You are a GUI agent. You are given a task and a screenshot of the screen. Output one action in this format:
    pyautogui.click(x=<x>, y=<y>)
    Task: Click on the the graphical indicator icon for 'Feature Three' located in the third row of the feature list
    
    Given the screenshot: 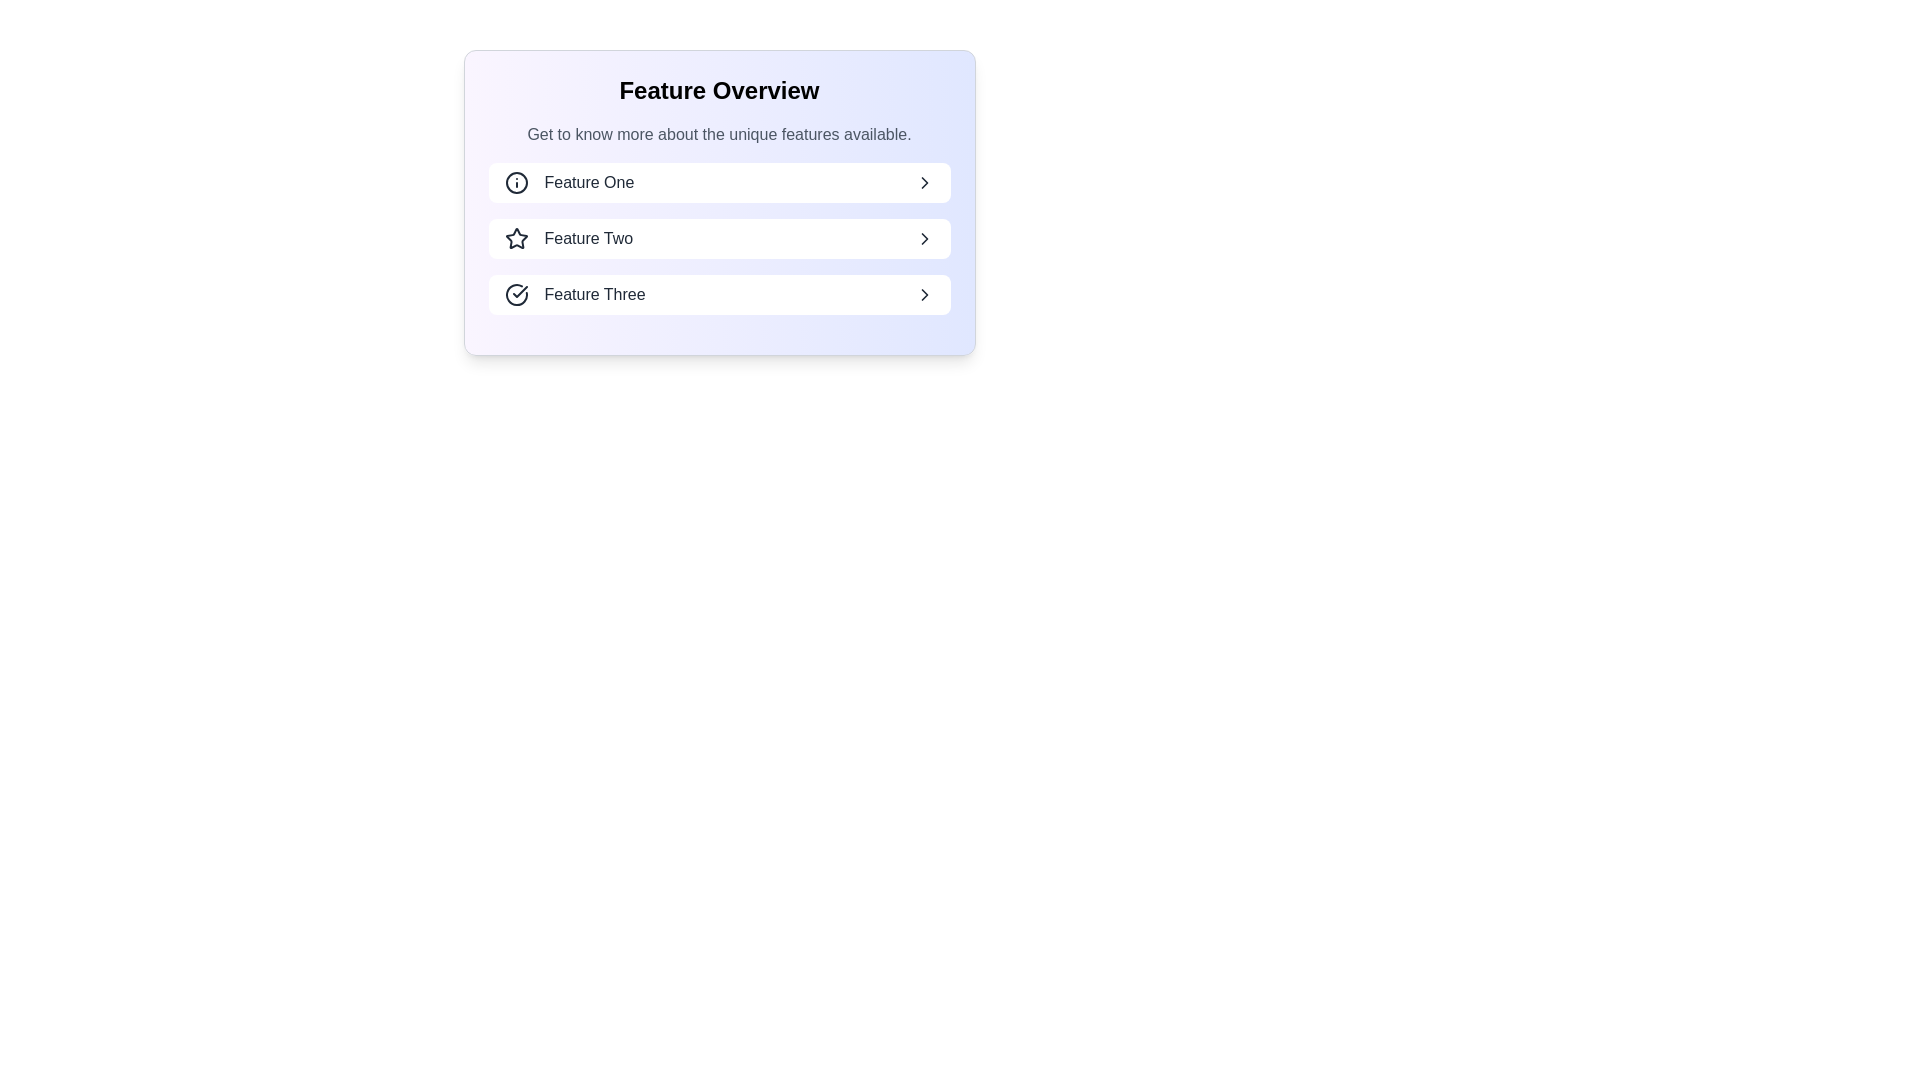 What is the action you would take?
    pyautogui.click(x=516, y=294)
    